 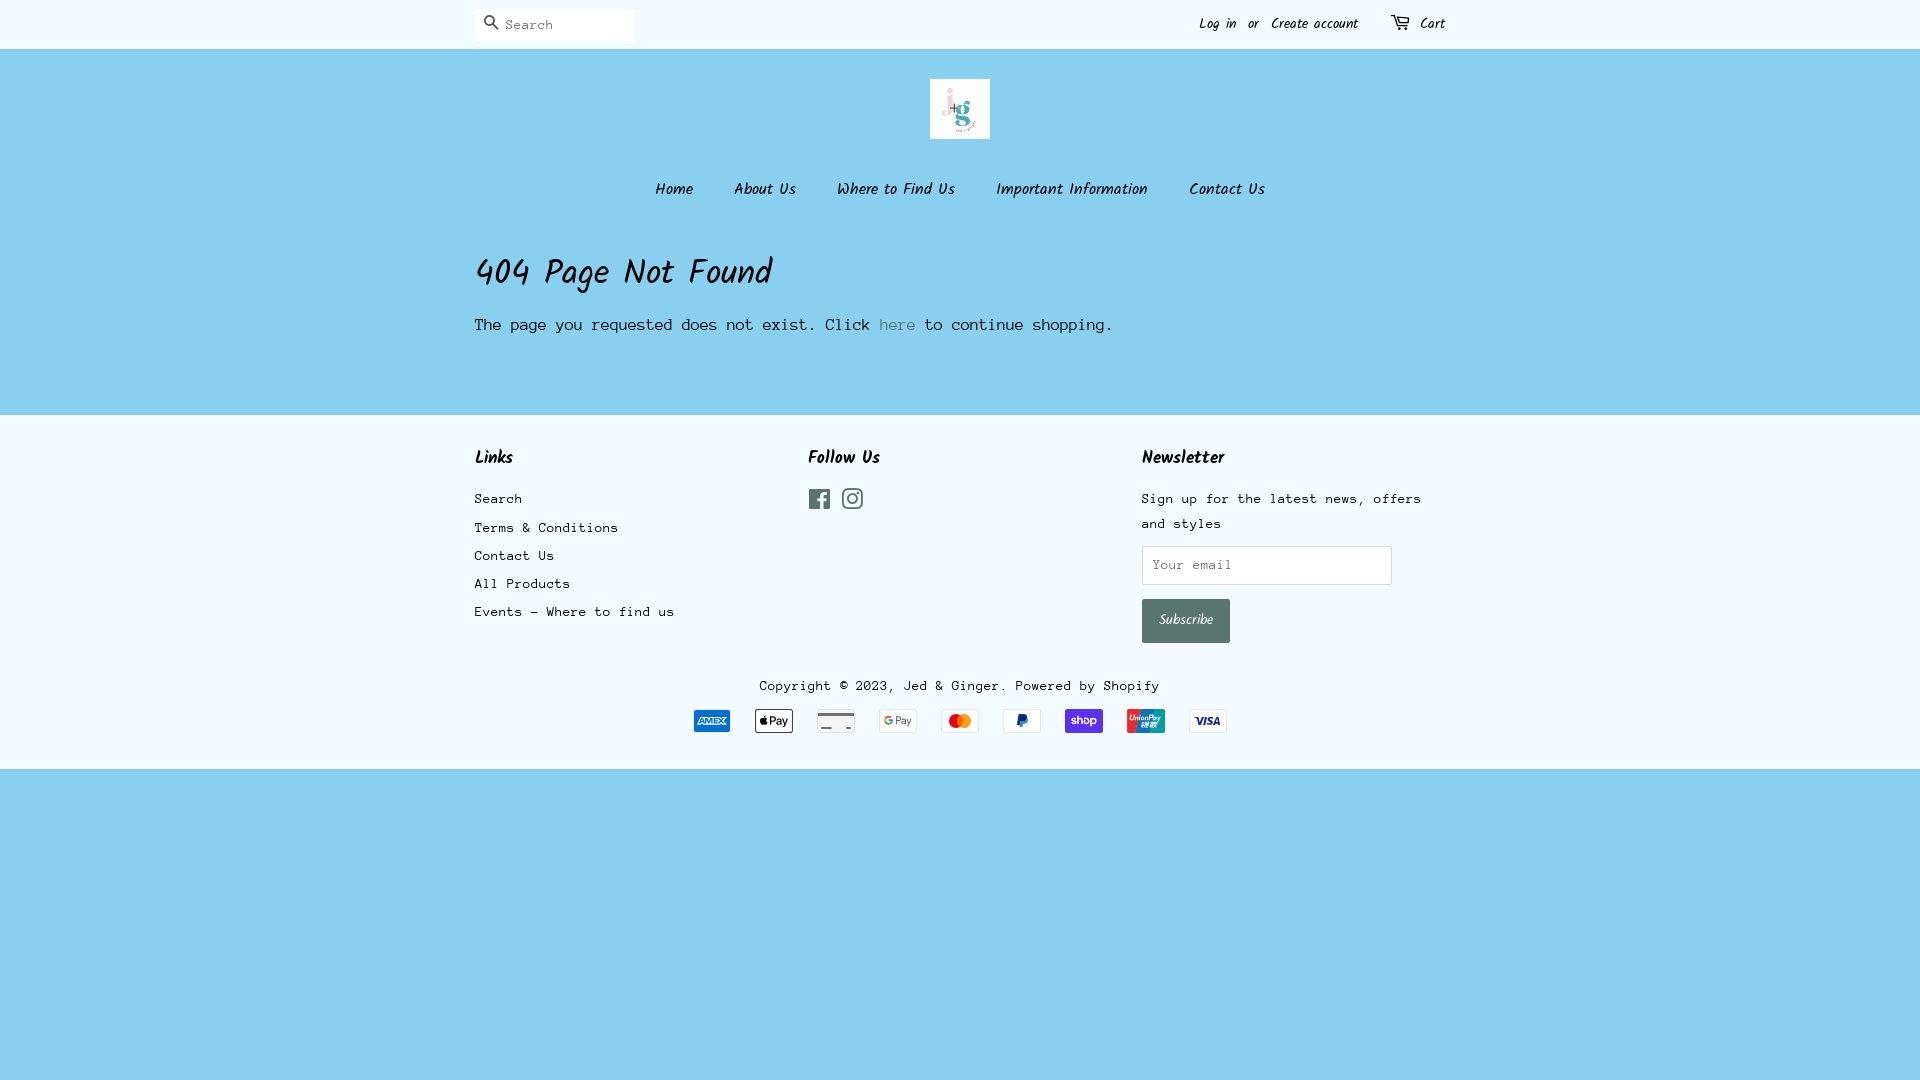 What do you see at coordinates (950, 684) in the screenshot?
I see `'Jed & Ginger'` at bounding box center [950, 684].